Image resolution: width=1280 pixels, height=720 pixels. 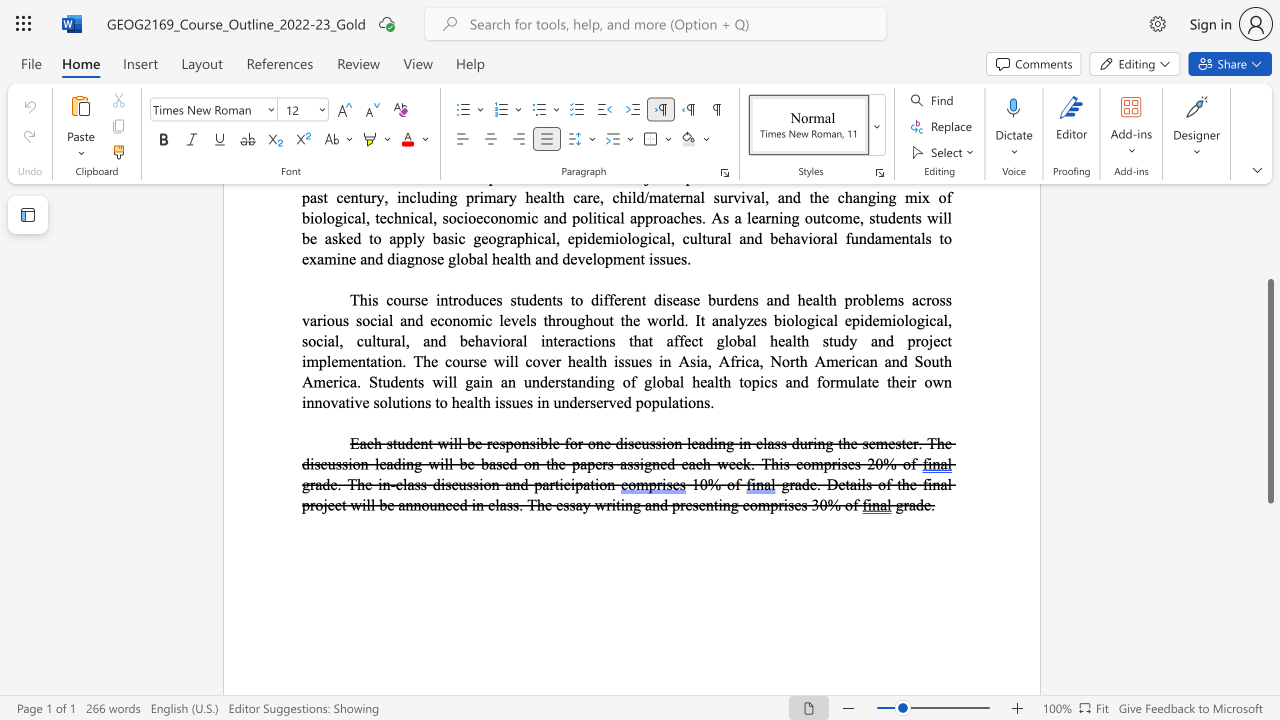 I want to click on the scrollbar to scroll the page up, so click(x=1269, y=238).